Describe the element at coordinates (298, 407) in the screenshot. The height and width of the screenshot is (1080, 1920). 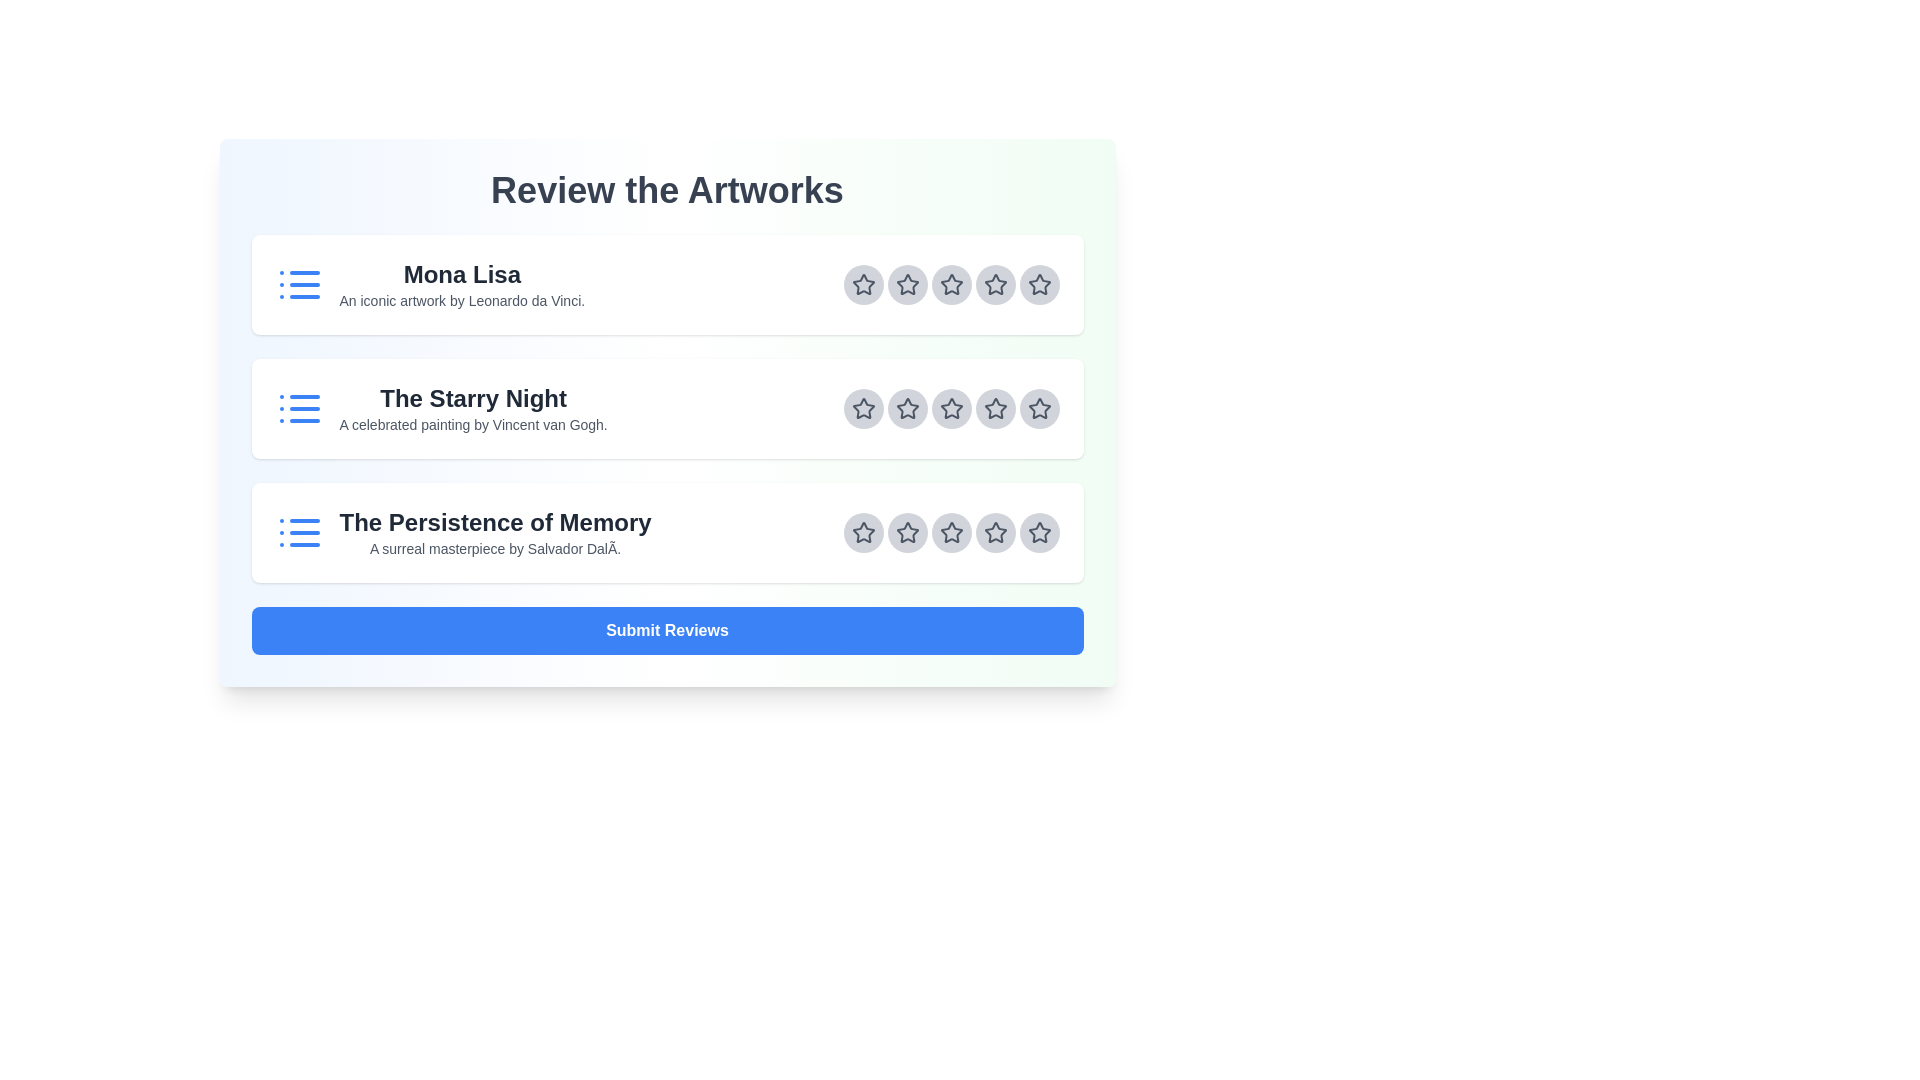
I see `the artwork icon for The Starry Night` at that location.